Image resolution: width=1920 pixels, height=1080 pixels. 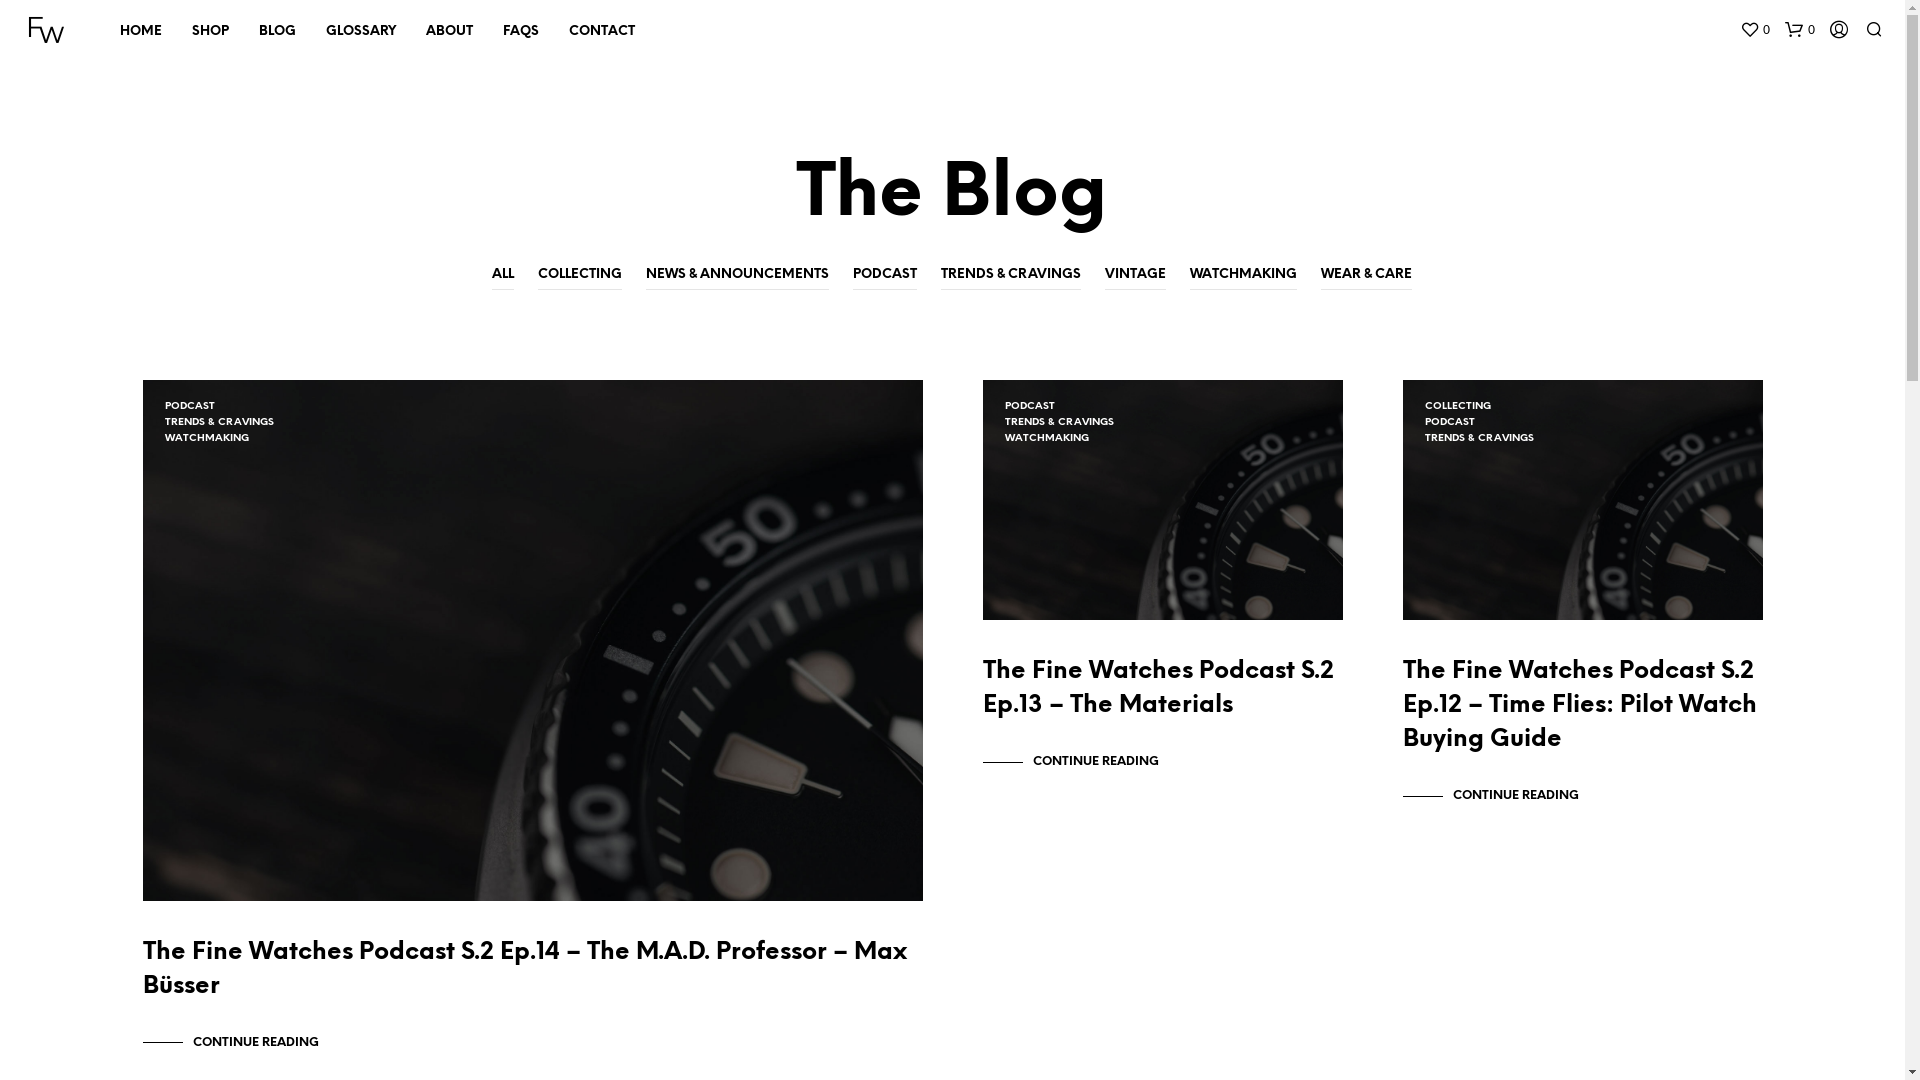 I want to click on '0', so click(x=1800, y=30).